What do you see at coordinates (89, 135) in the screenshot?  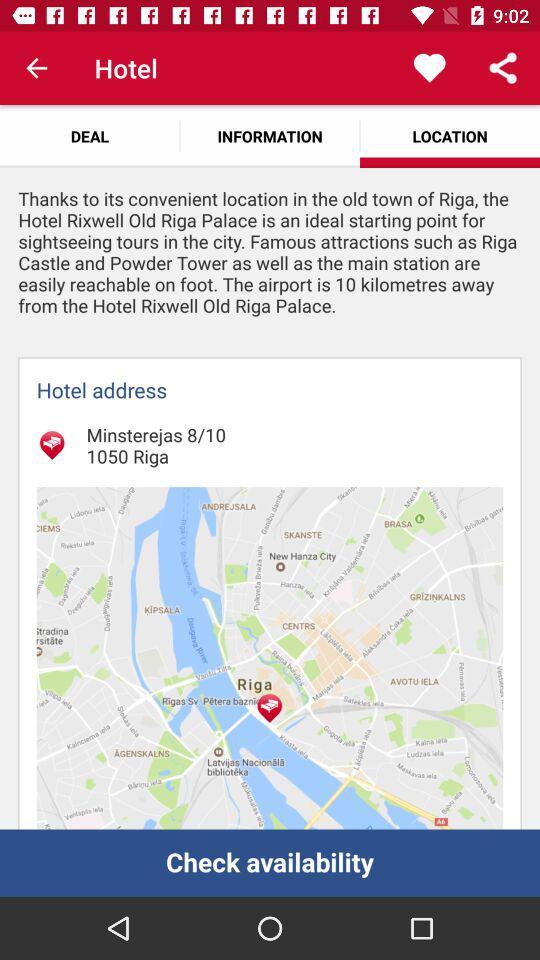 I see `the app next to the information icon` at bounding box center [89, 135].